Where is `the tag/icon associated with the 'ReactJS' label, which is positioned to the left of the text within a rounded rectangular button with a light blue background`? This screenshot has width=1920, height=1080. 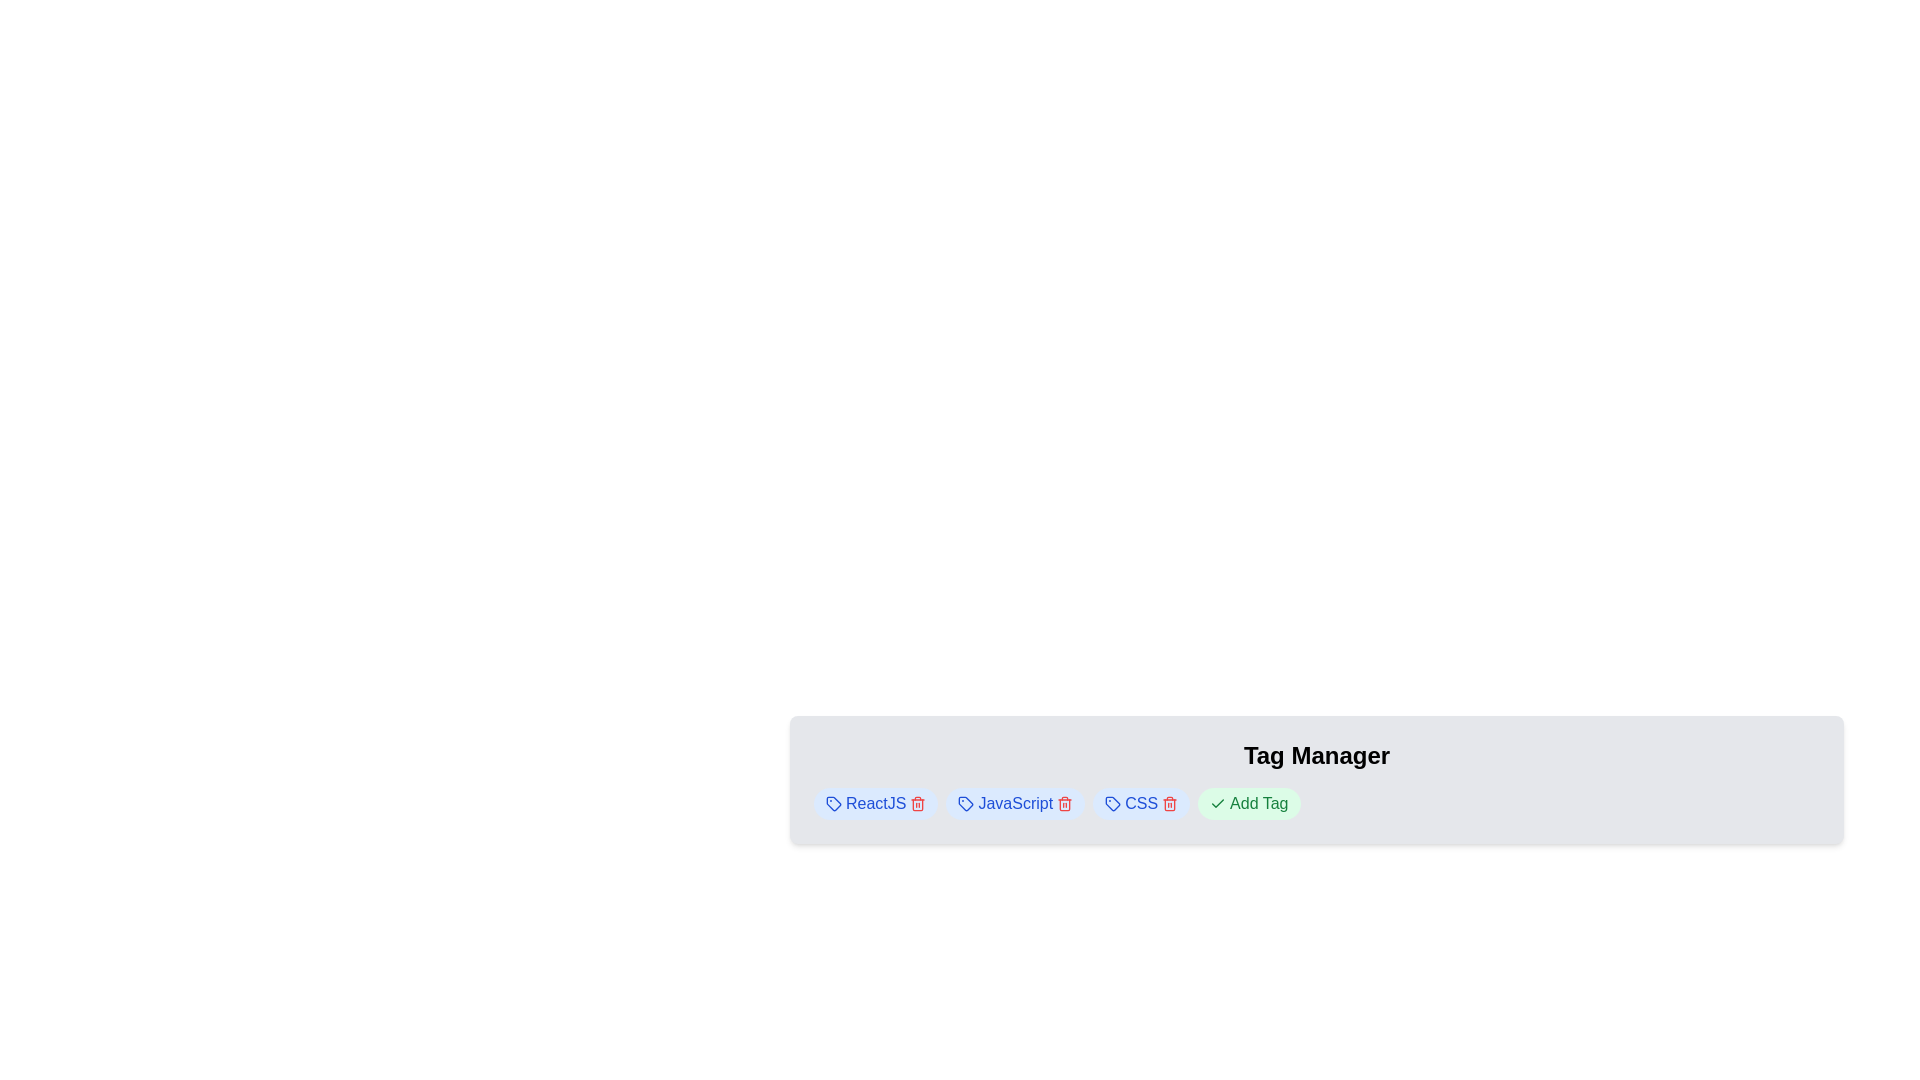 the tag/icon associated with the 'ReactJS' label, which is positioned to the left of the text within a rounded rectangular button with a light blue background is located at coordinates (834, 802).